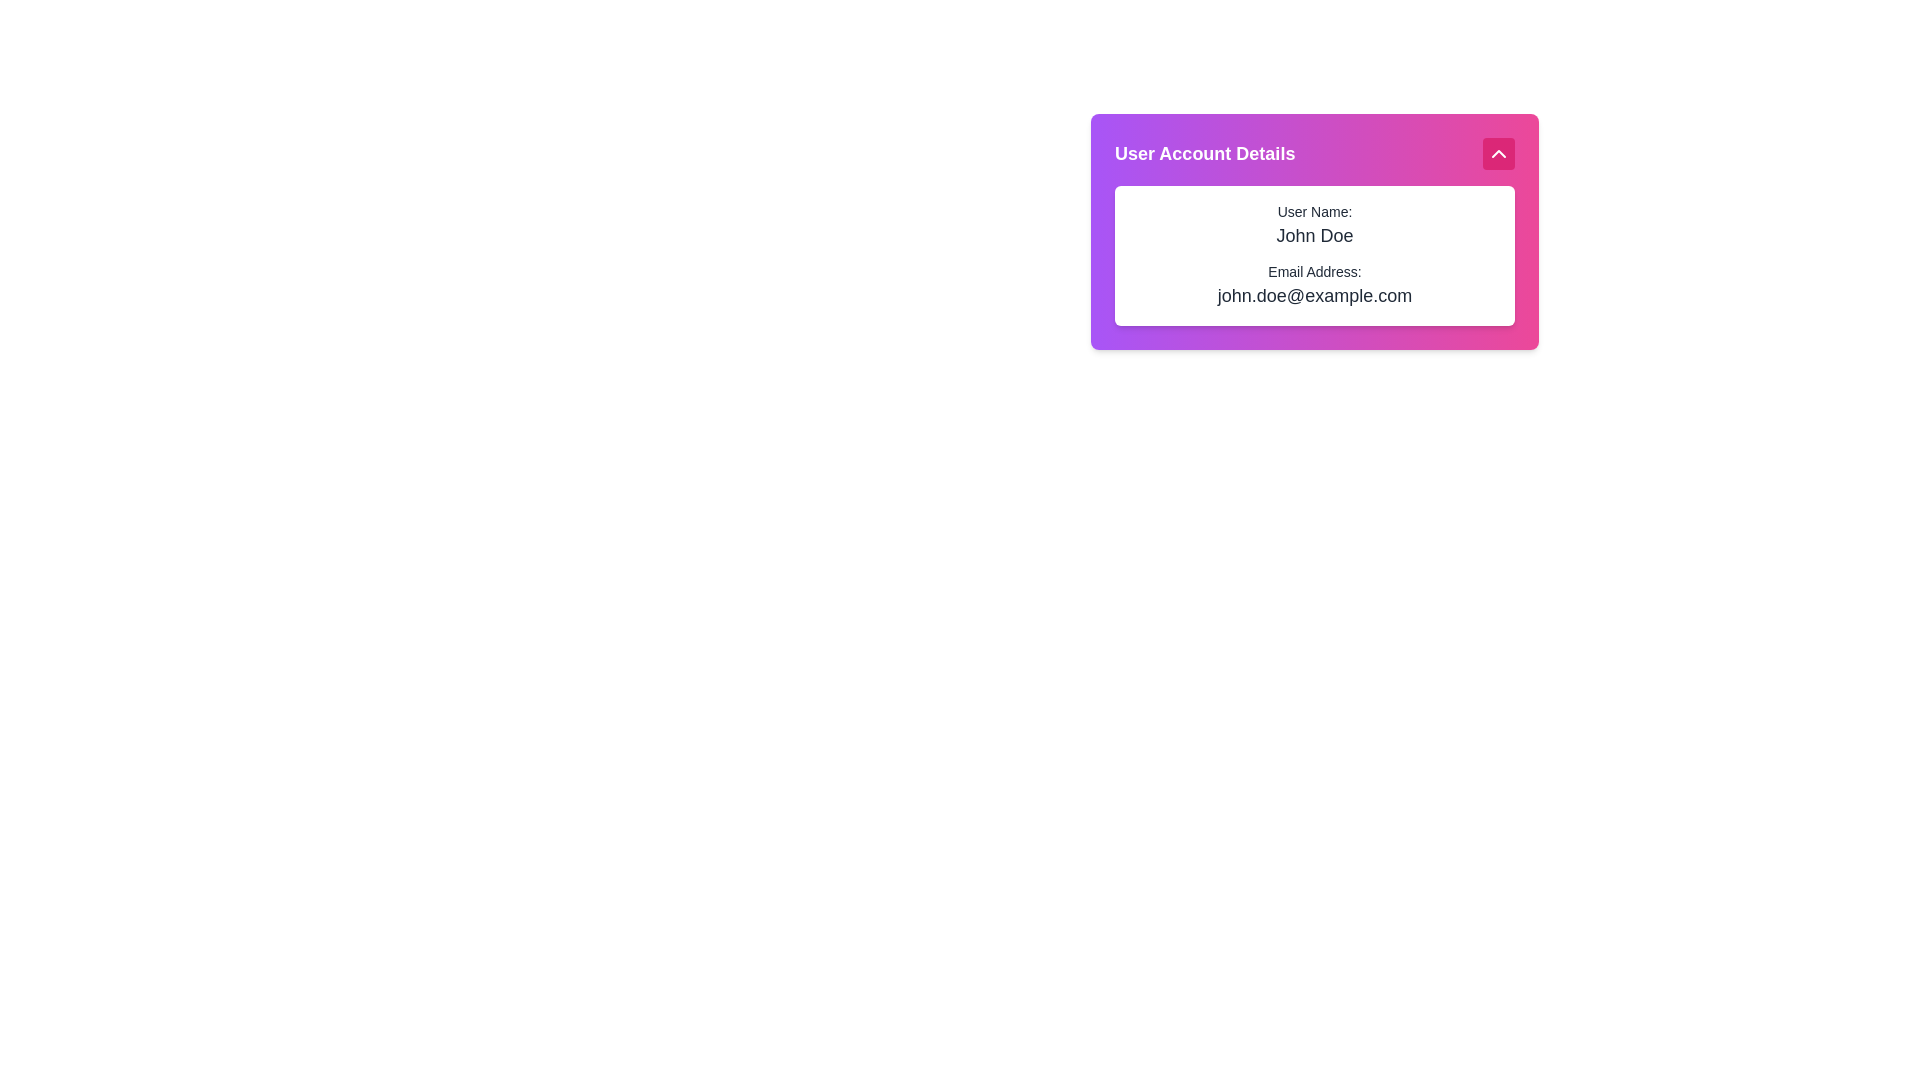  What do you see at coordinates (1315, 285) in the screenshot?
I see `the text-based label displaying the user's email address, which is located directly below the 'User Name: John Doe' element` at bounding box center [1315, 285].